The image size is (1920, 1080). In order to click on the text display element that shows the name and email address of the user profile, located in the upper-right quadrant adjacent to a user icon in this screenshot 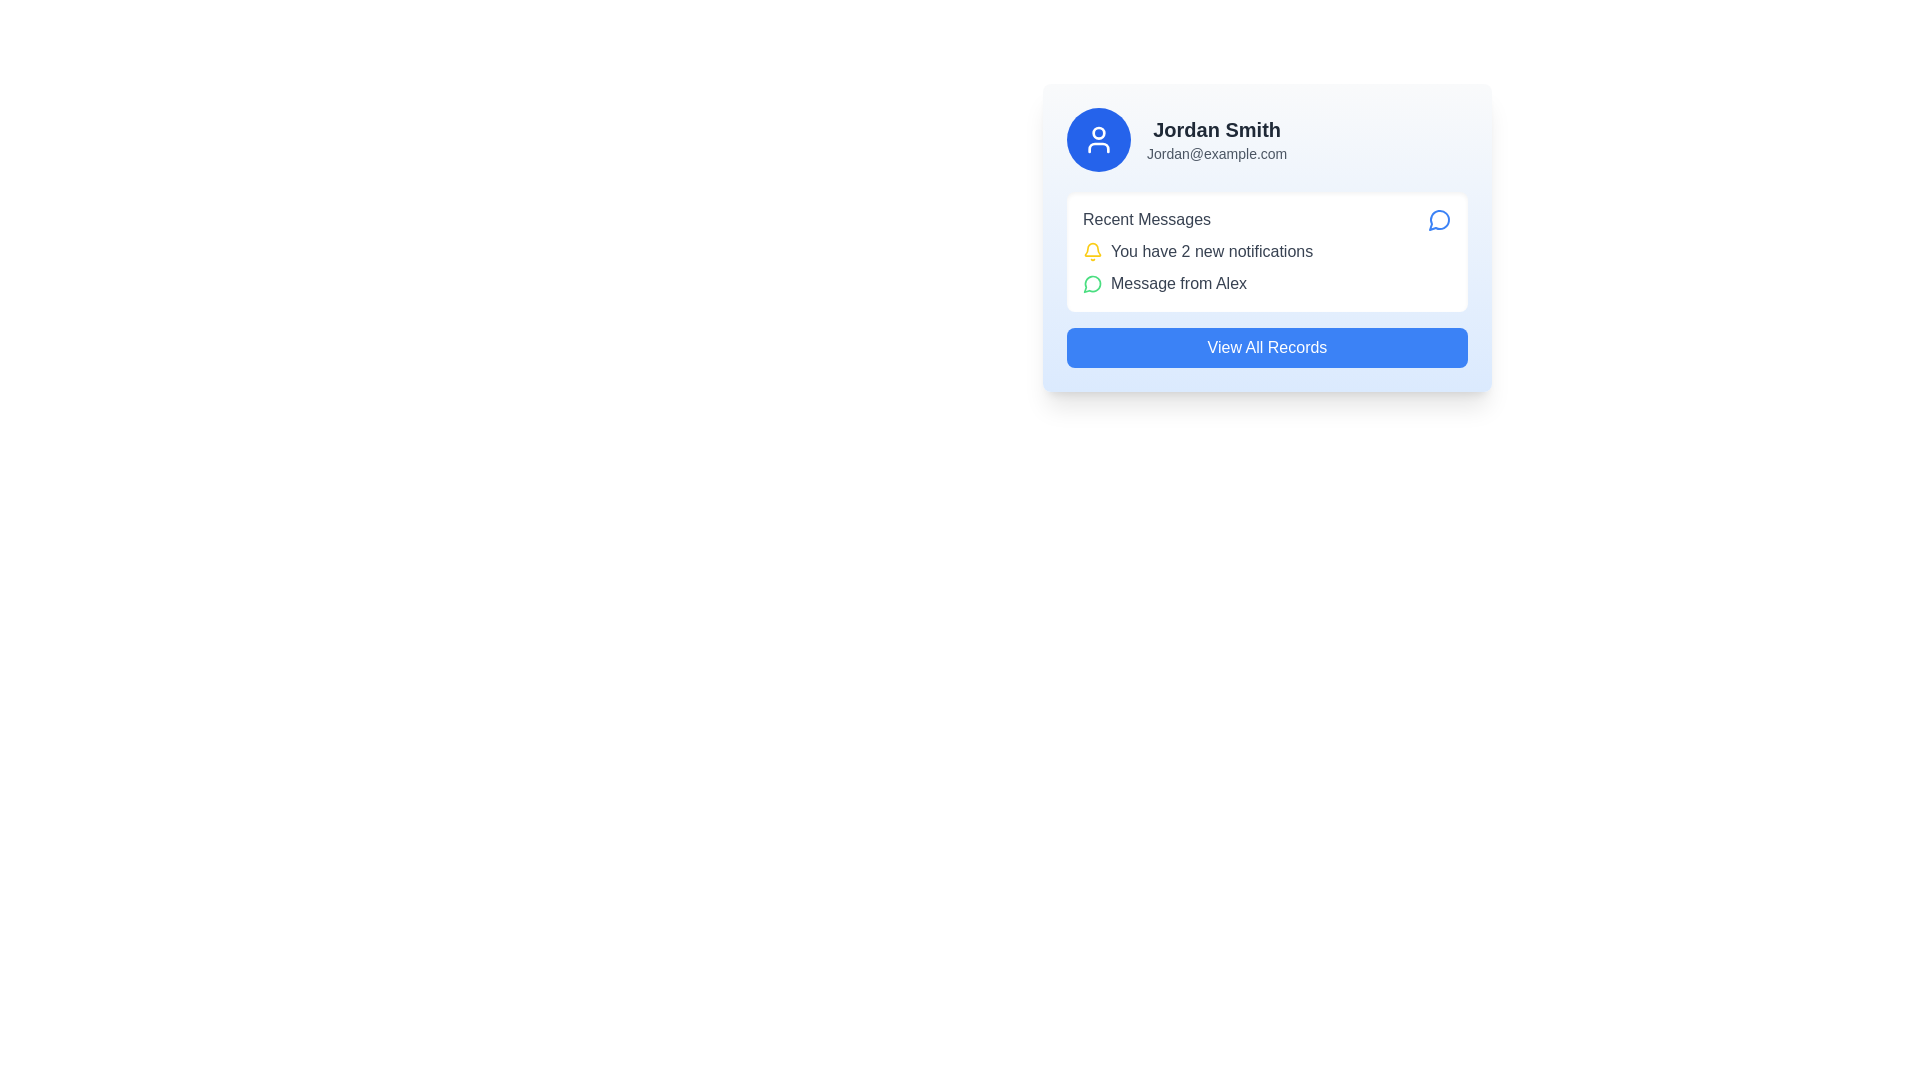, I will do `click(1216, 138)`.